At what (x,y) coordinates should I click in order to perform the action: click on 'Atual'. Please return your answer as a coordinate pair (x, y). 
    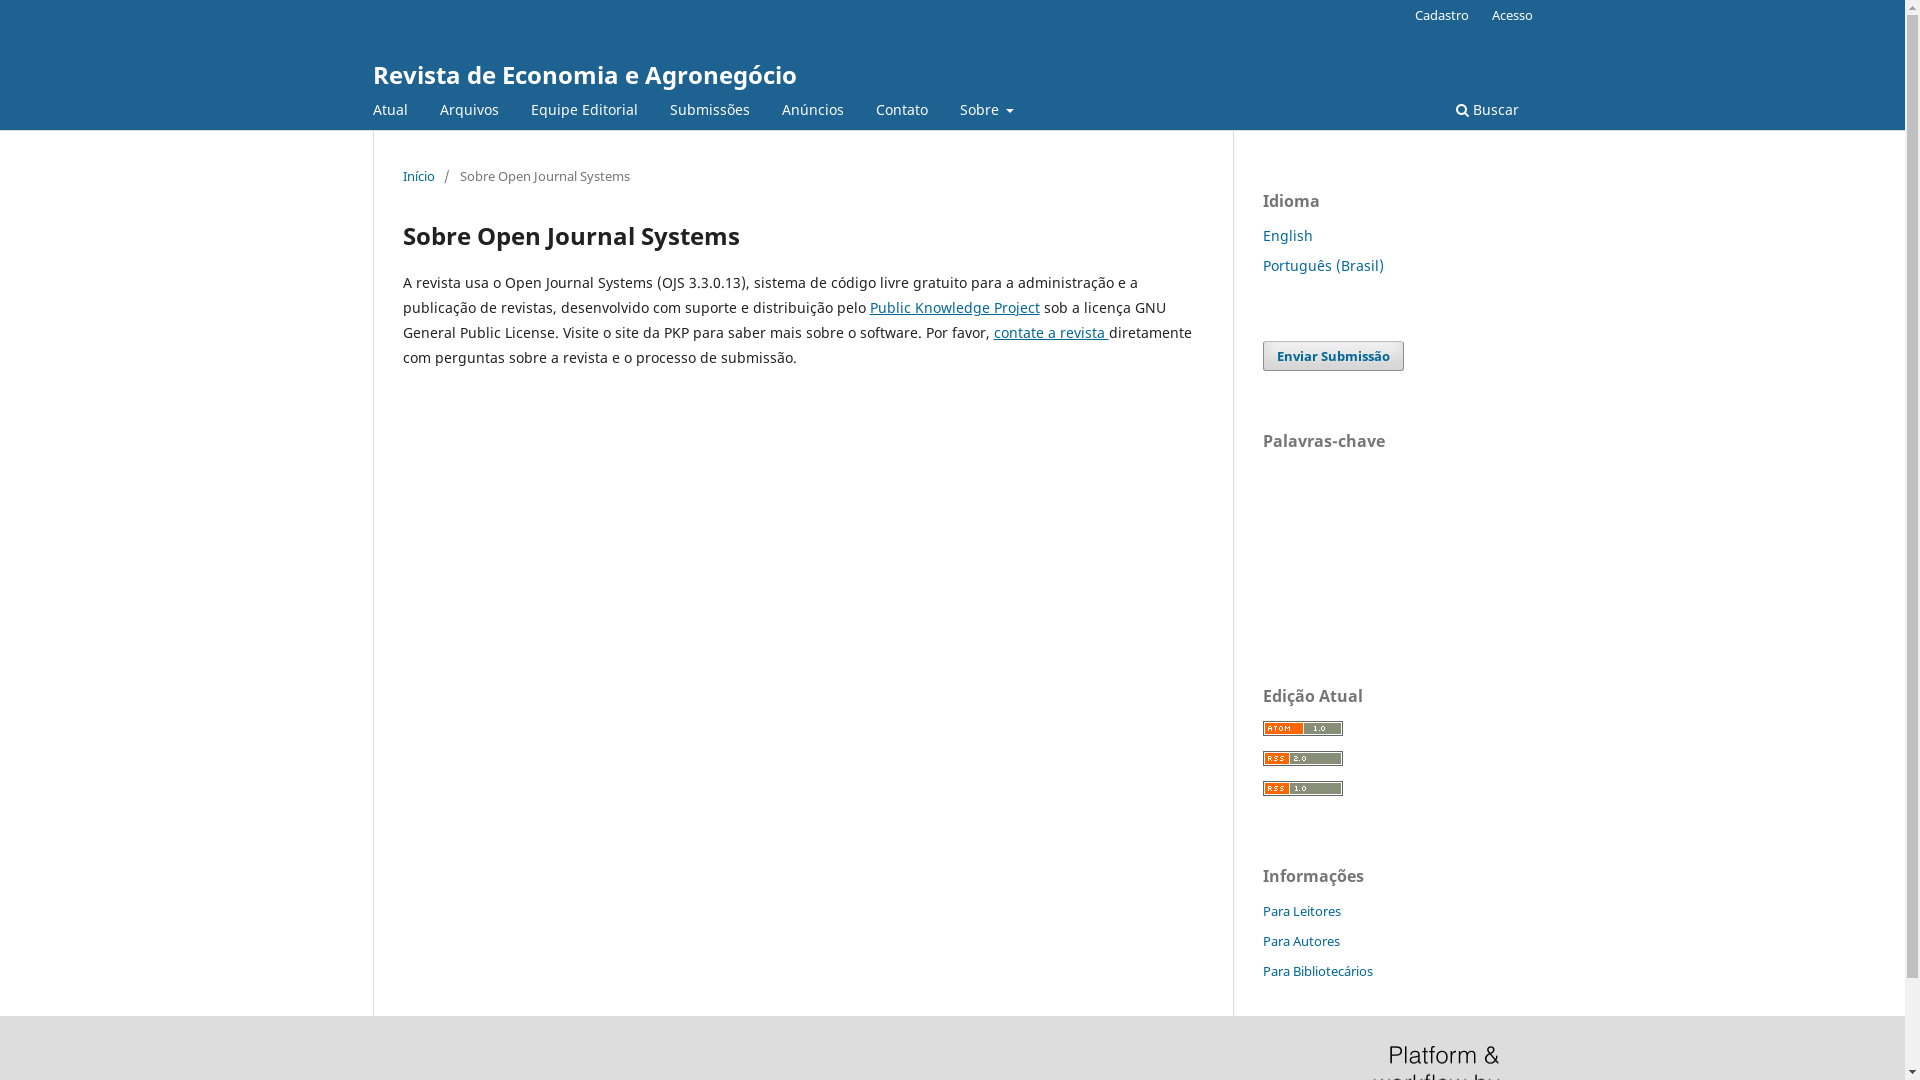
    Looking at the image, I should click on (390, 112).